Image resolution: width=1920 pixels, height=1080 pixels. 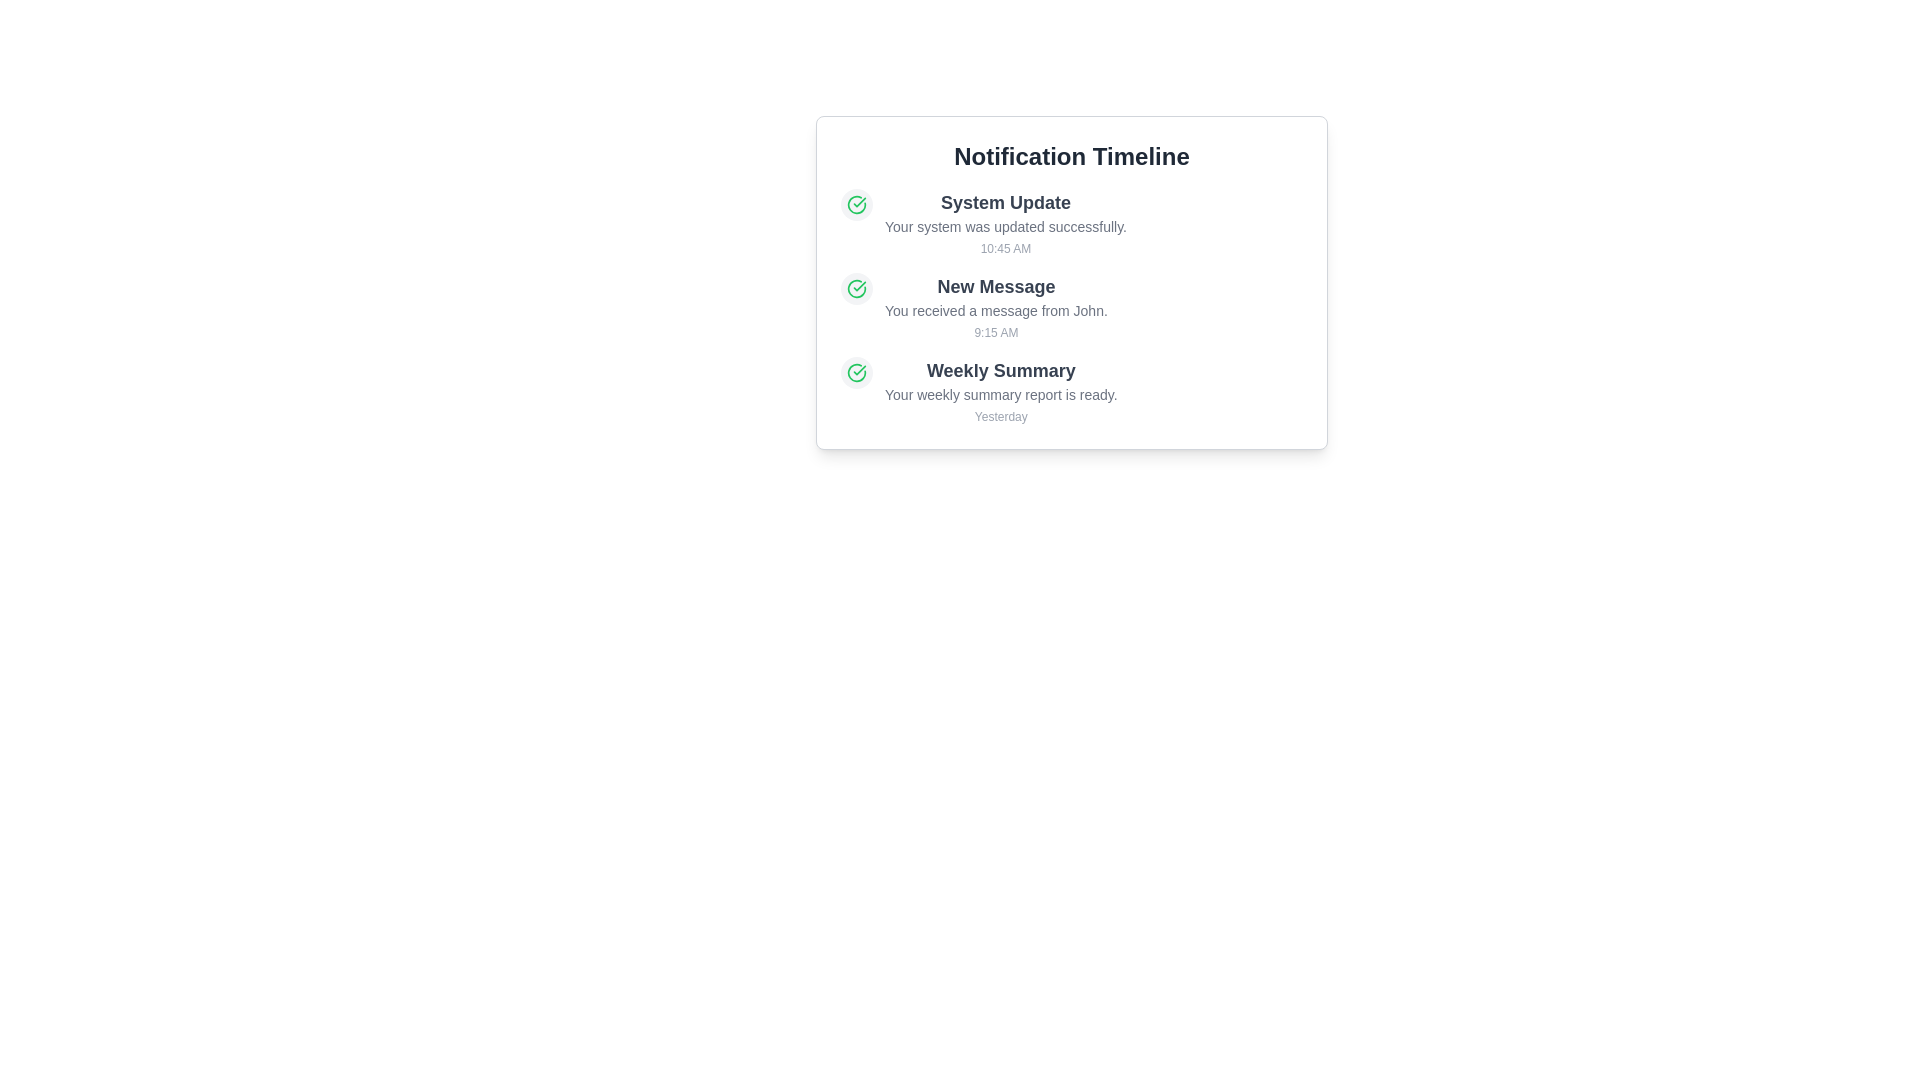 What do you see at coordinates (857, 289) in the screenshot?
I see `the first circular icon representing the successful update status of the system, located to the left of the 'System Update' notification text in the timeline interface` at bounding box center [857, 289].